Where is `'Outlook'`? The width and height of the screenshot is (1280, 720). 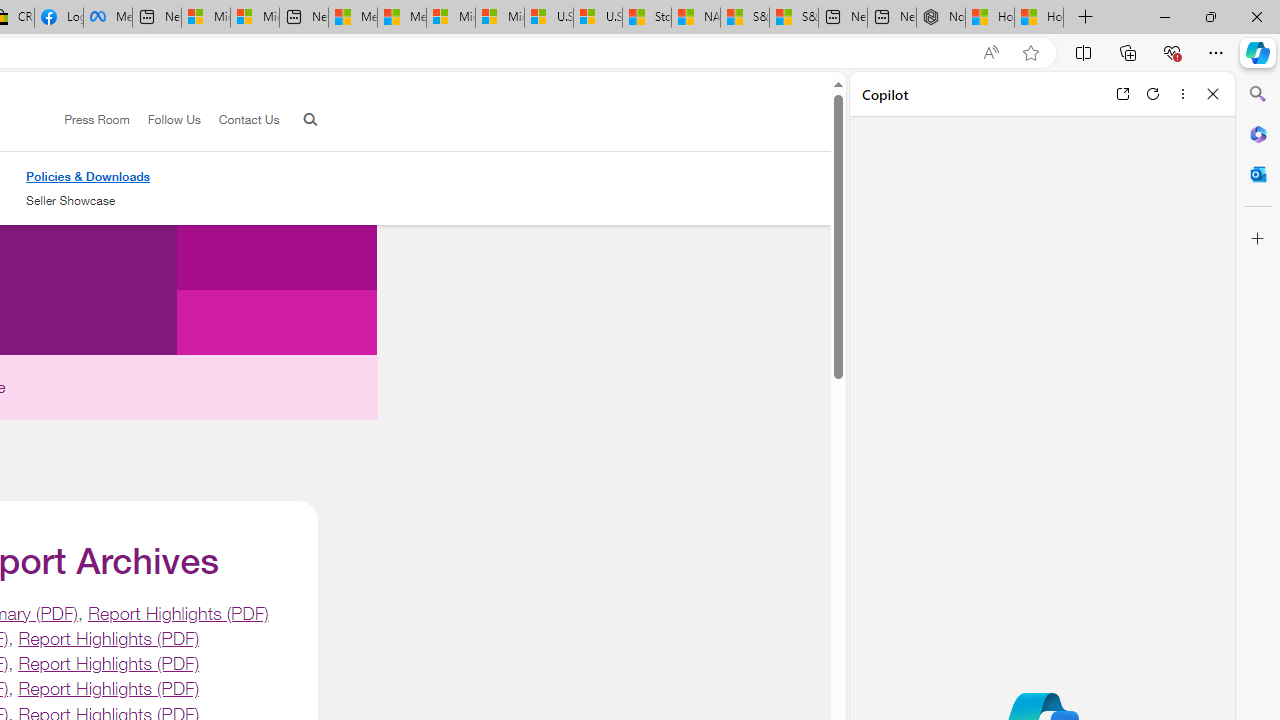 'Outlook' is located at coordinates (1257, 173).